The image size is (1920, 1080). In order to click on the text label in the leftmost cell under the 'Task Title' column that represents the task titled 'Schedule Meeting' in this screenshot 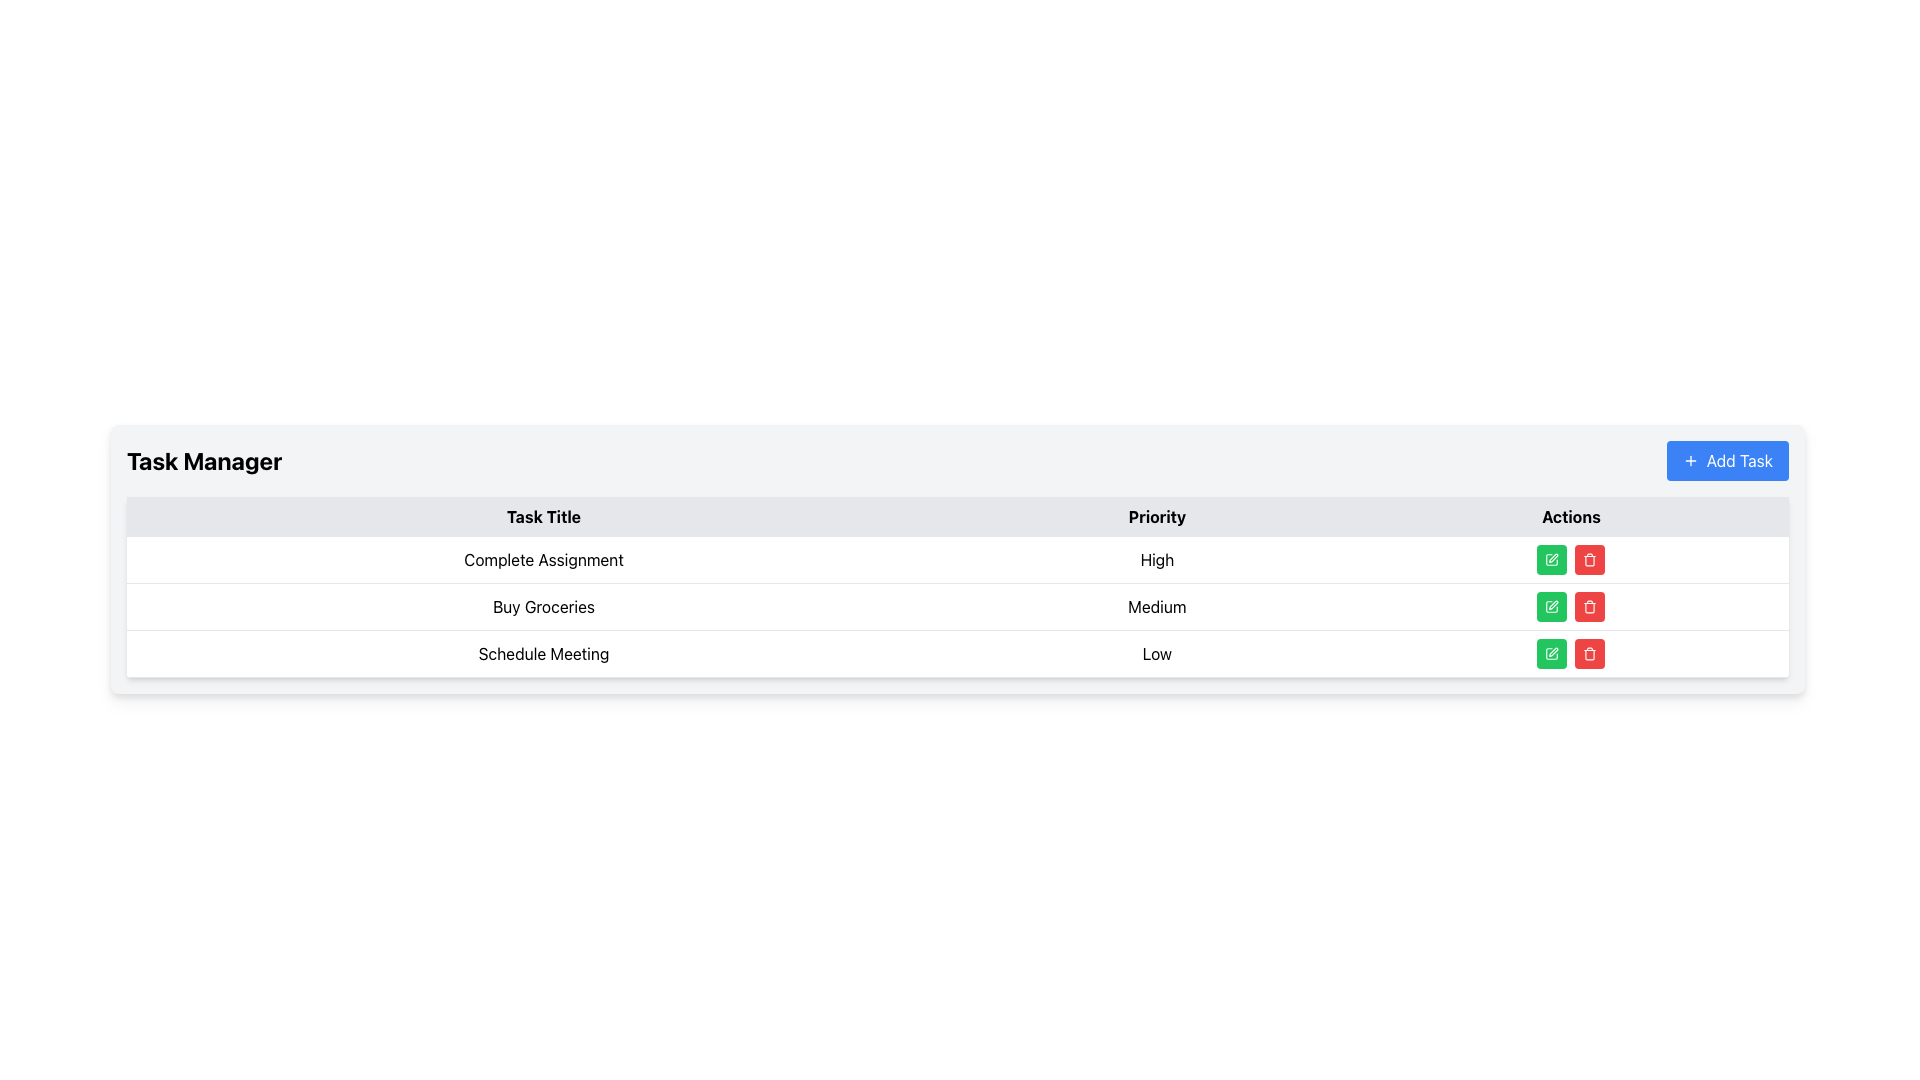, I will do `click(543, 654)`.